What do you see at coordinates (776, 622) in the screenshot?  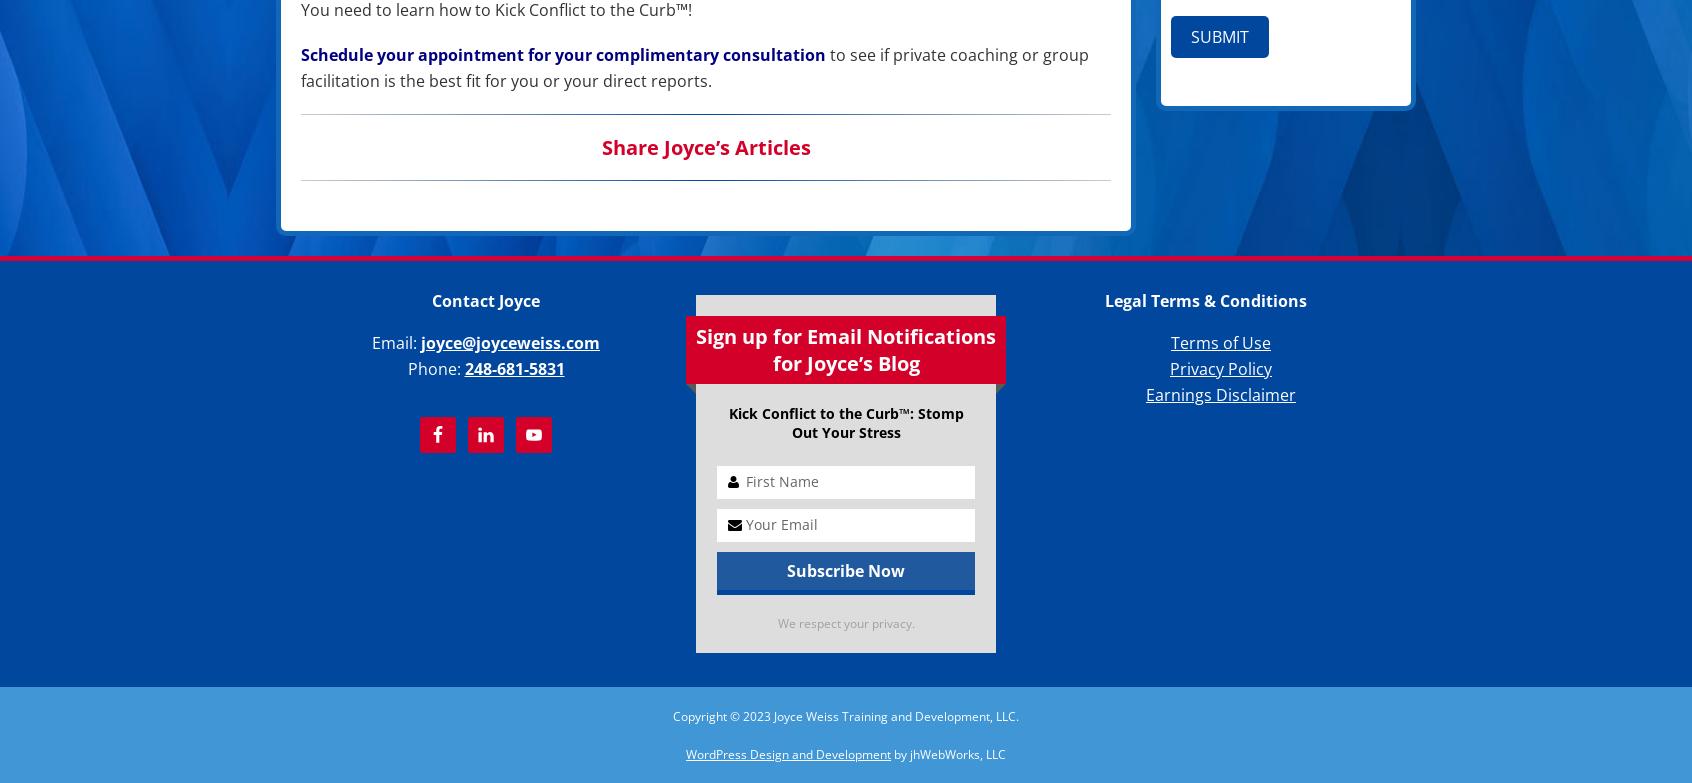 I see `'We respect your privacy.'` at bounding box center [776, 622].